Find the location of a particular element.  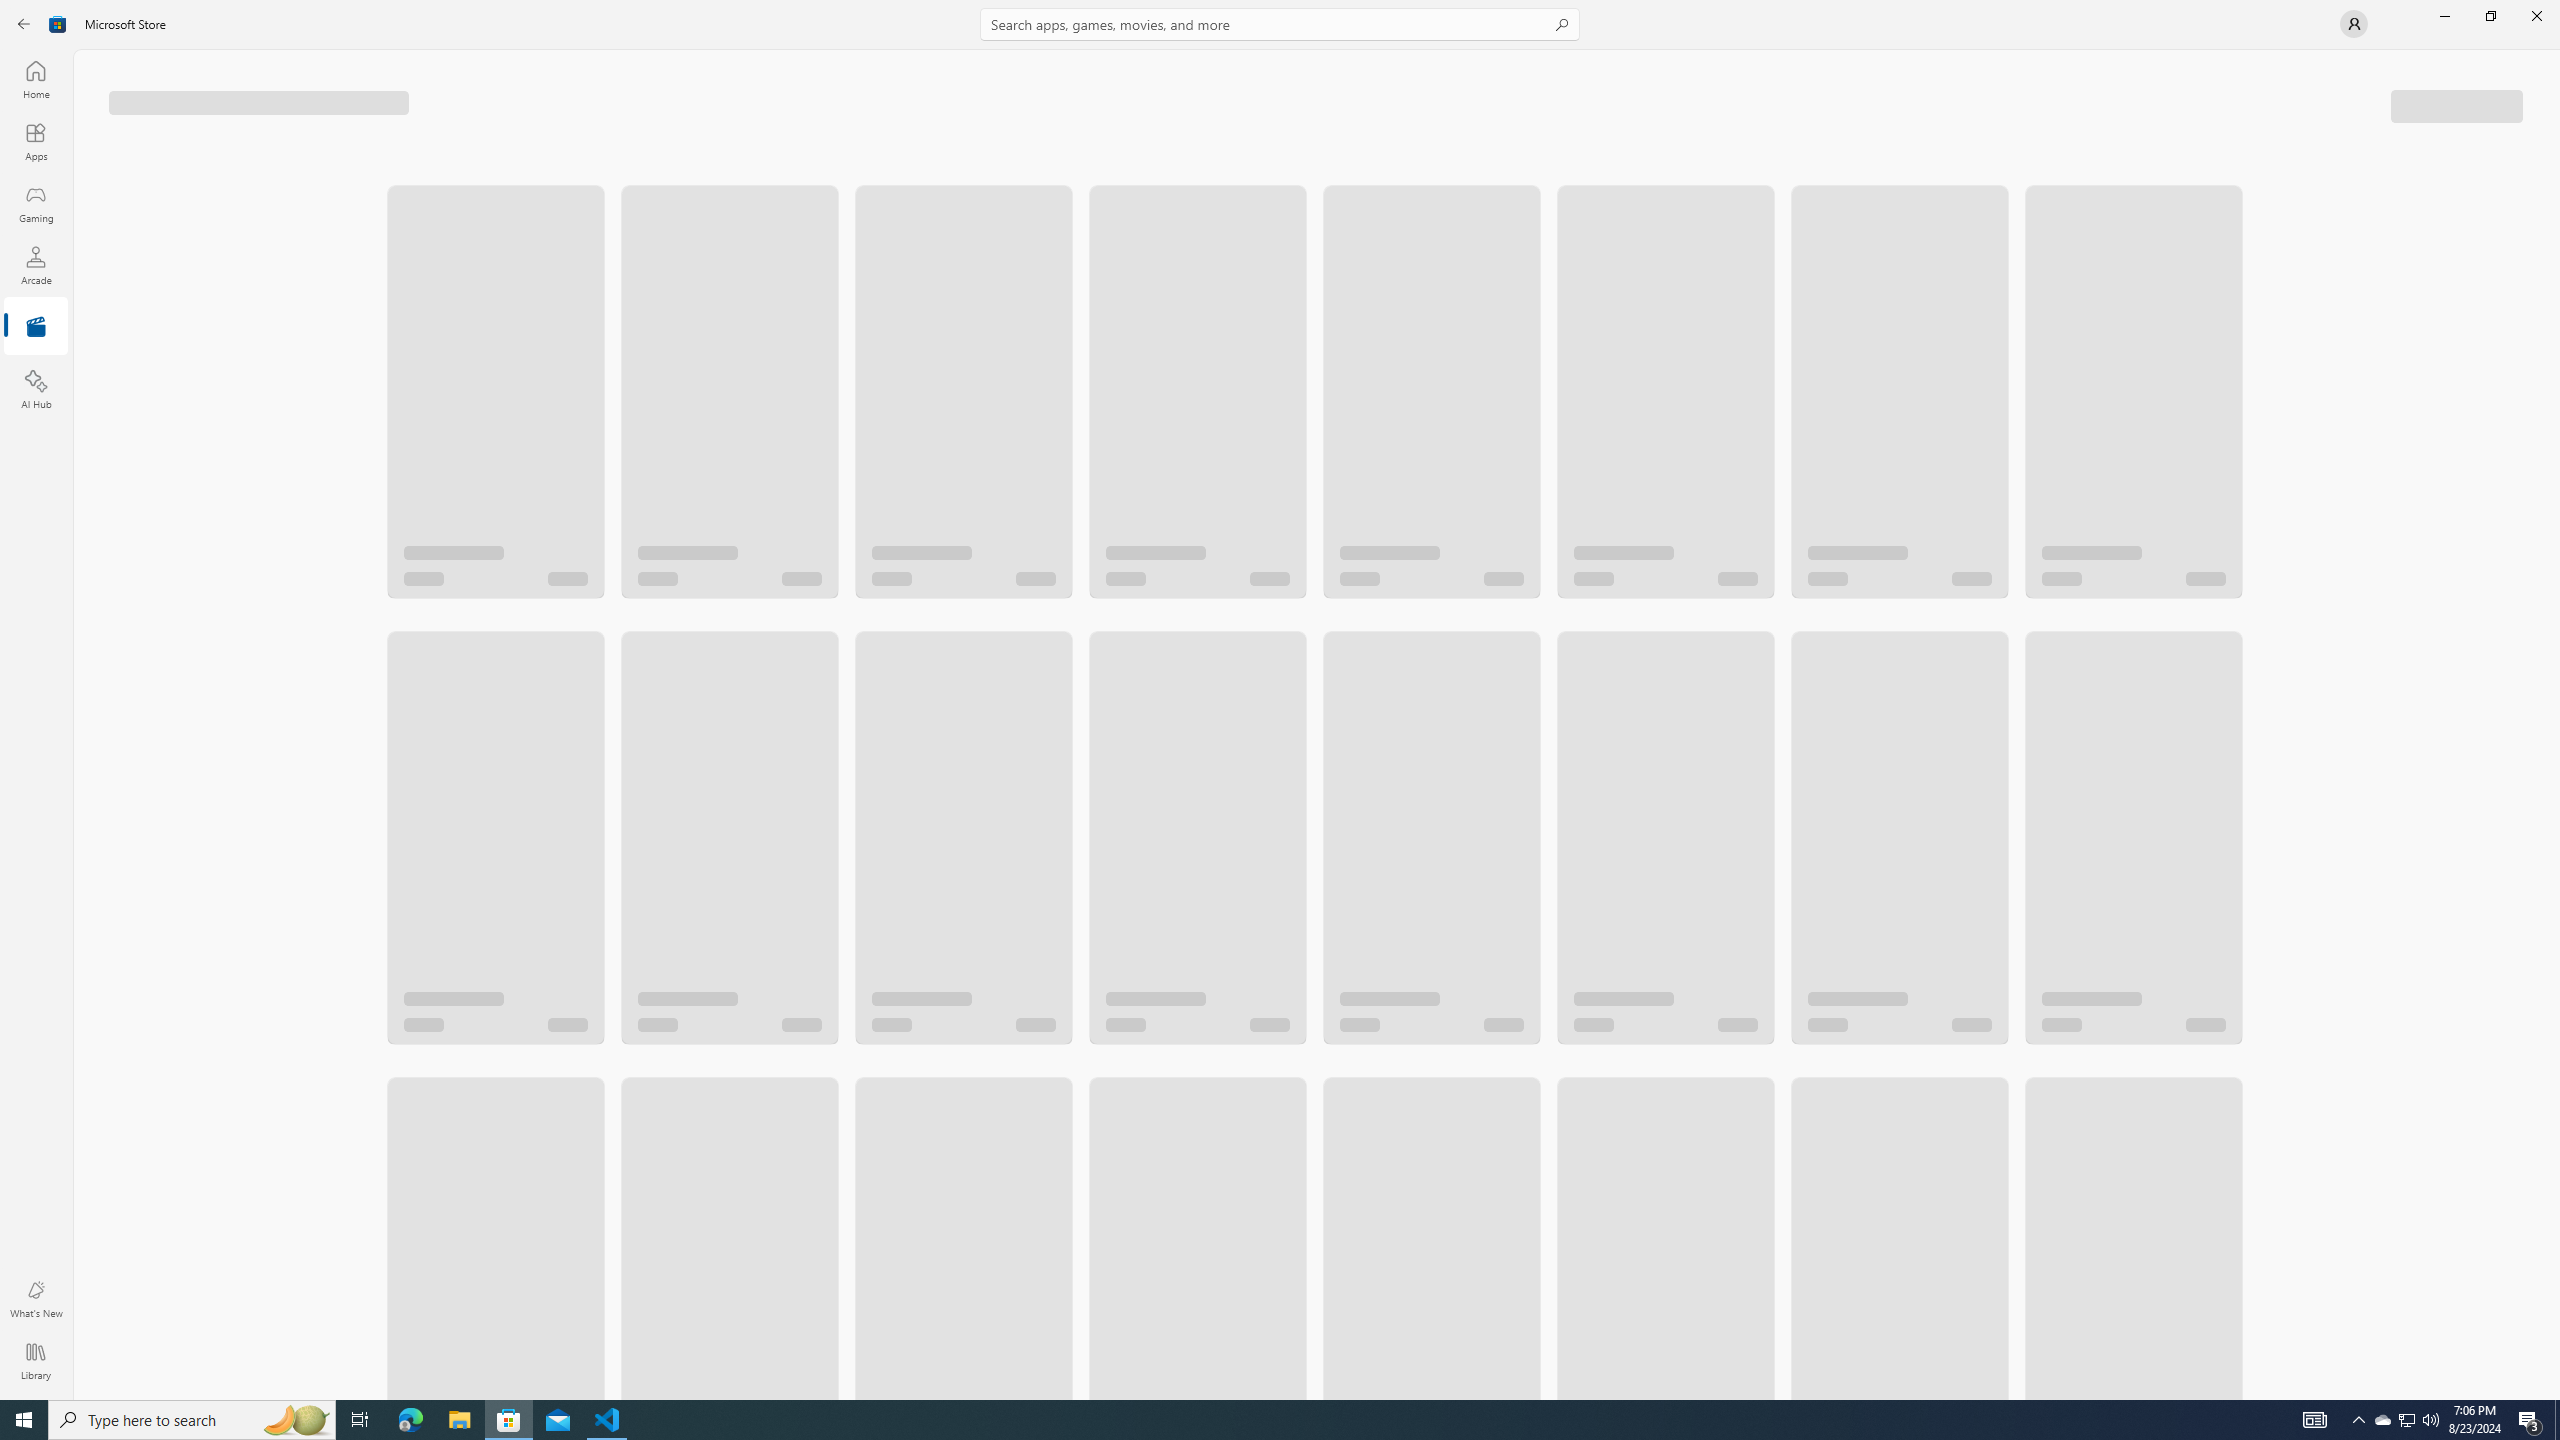

'Class: Image' is located at coordinates (57, 22).